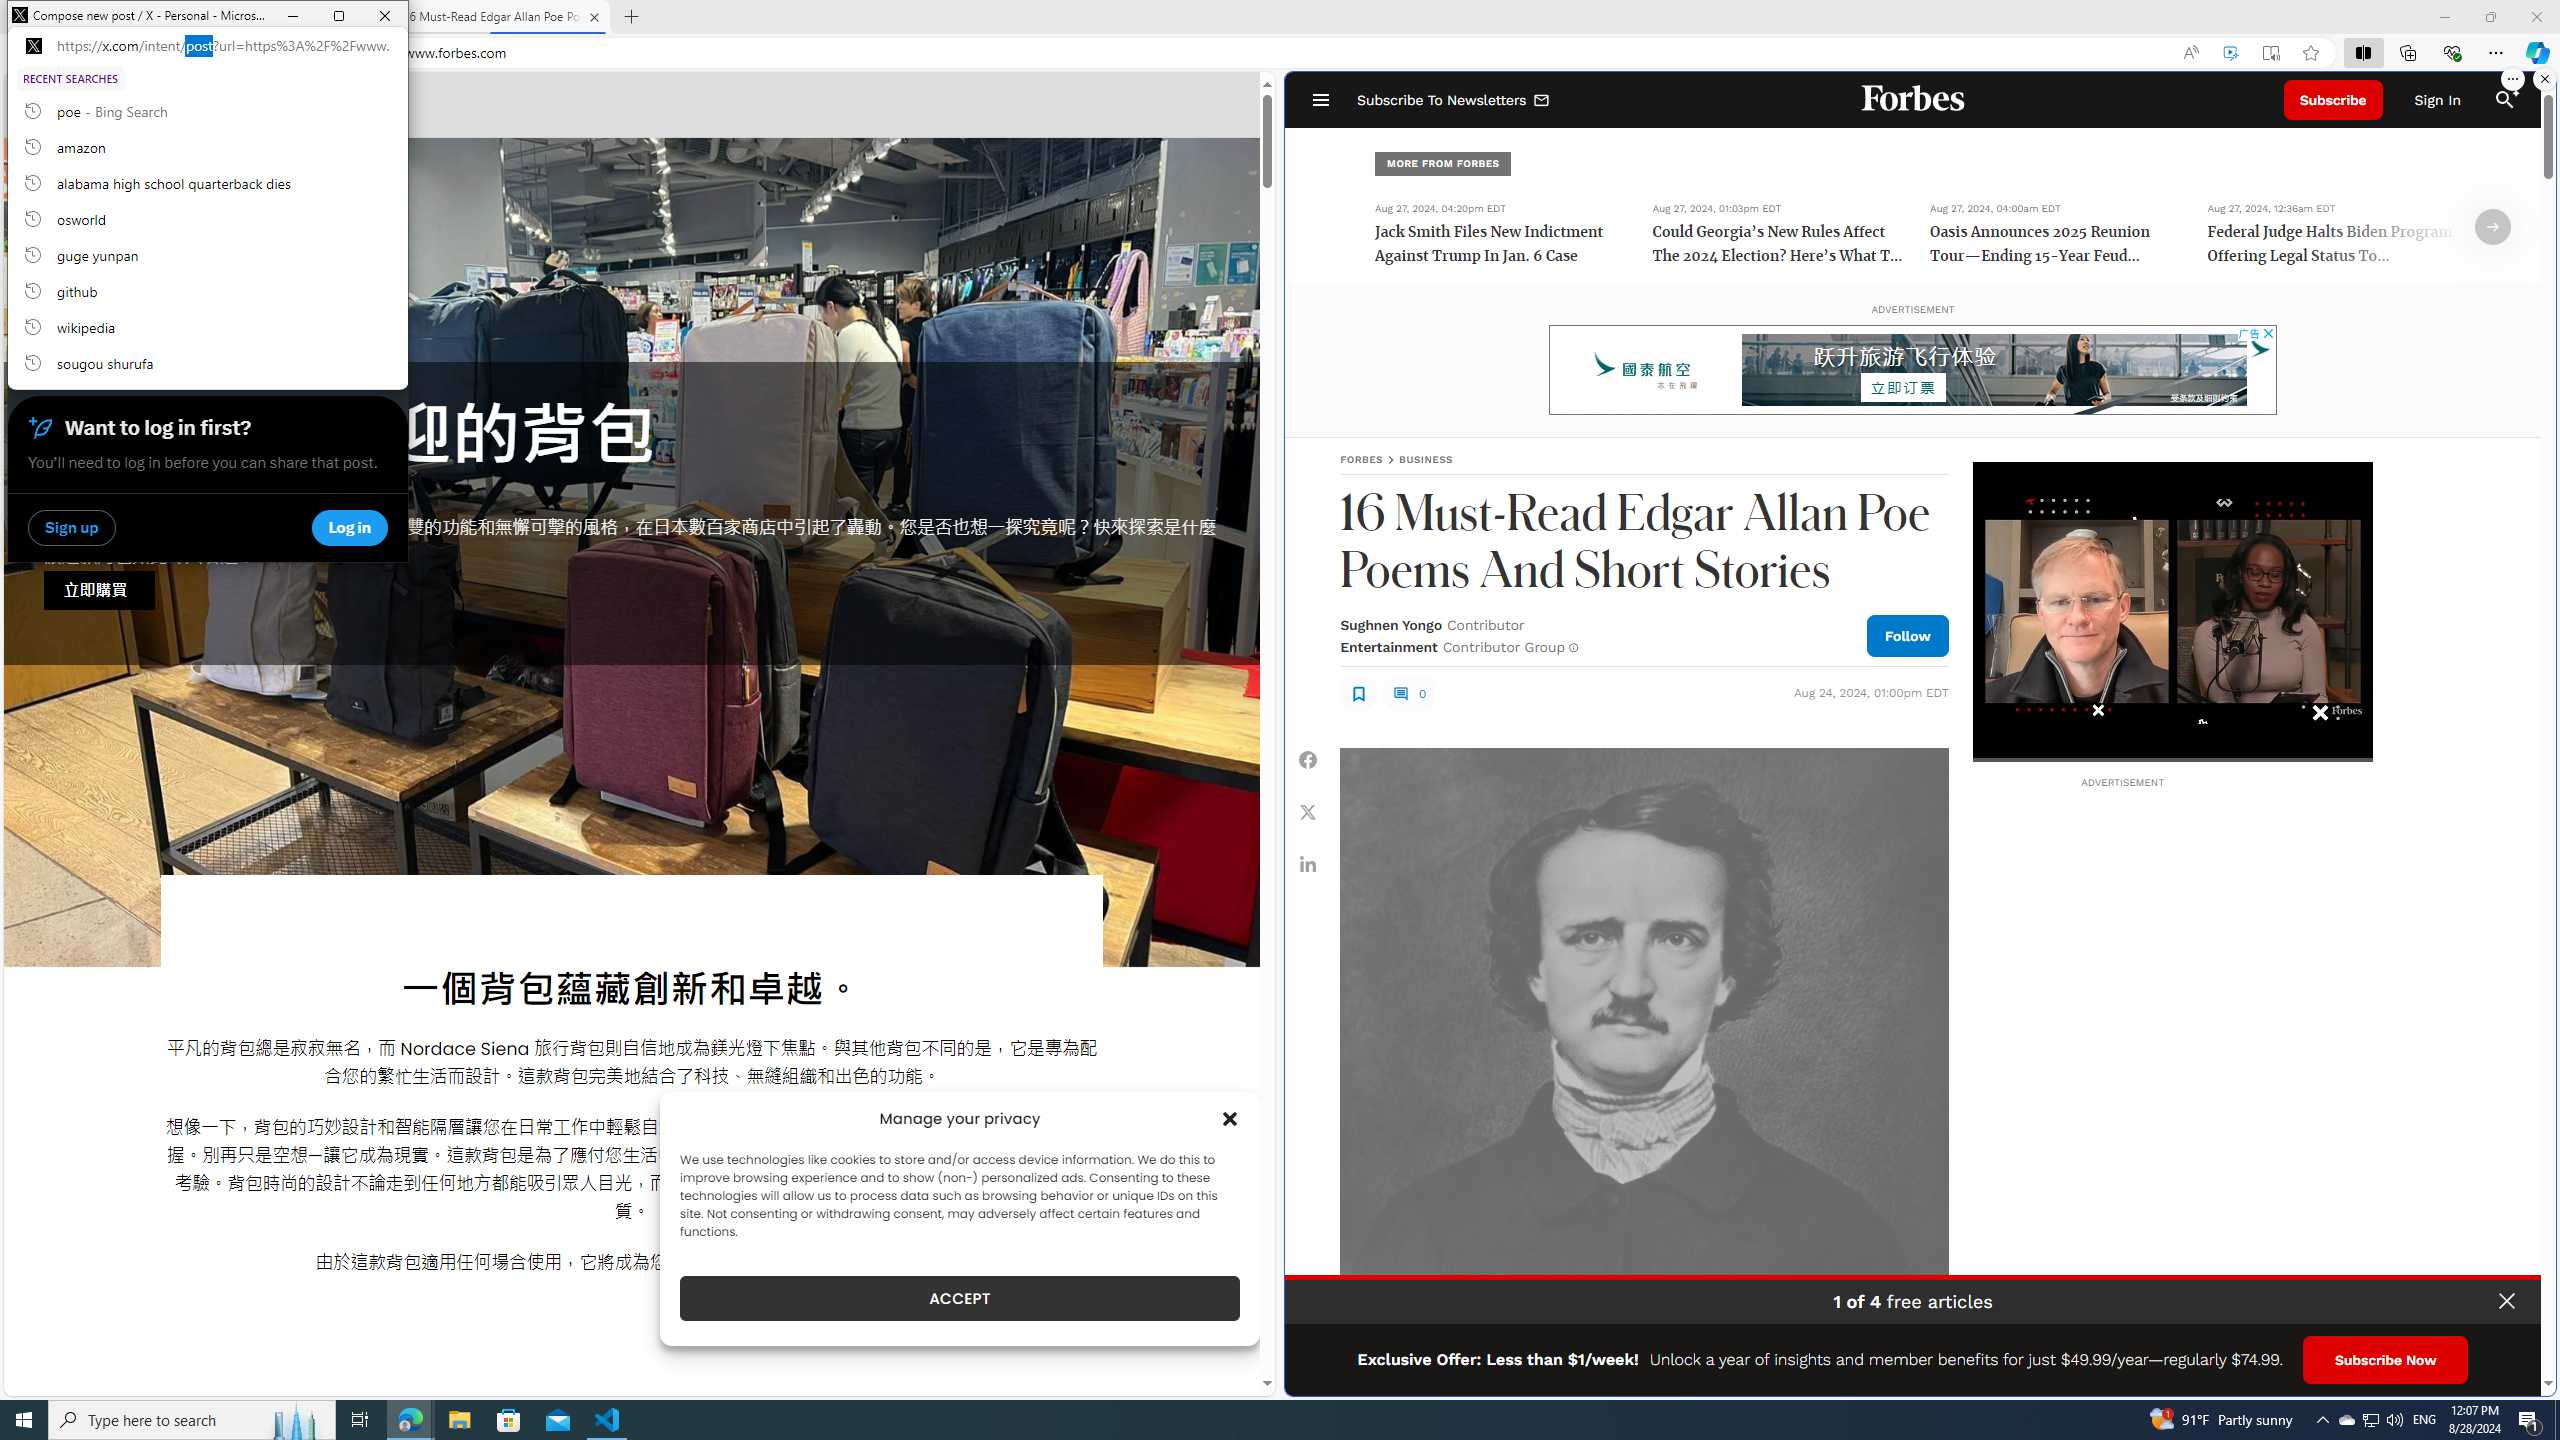  I want to click on 'Class: sElHJWe4', so click(1358, 693).